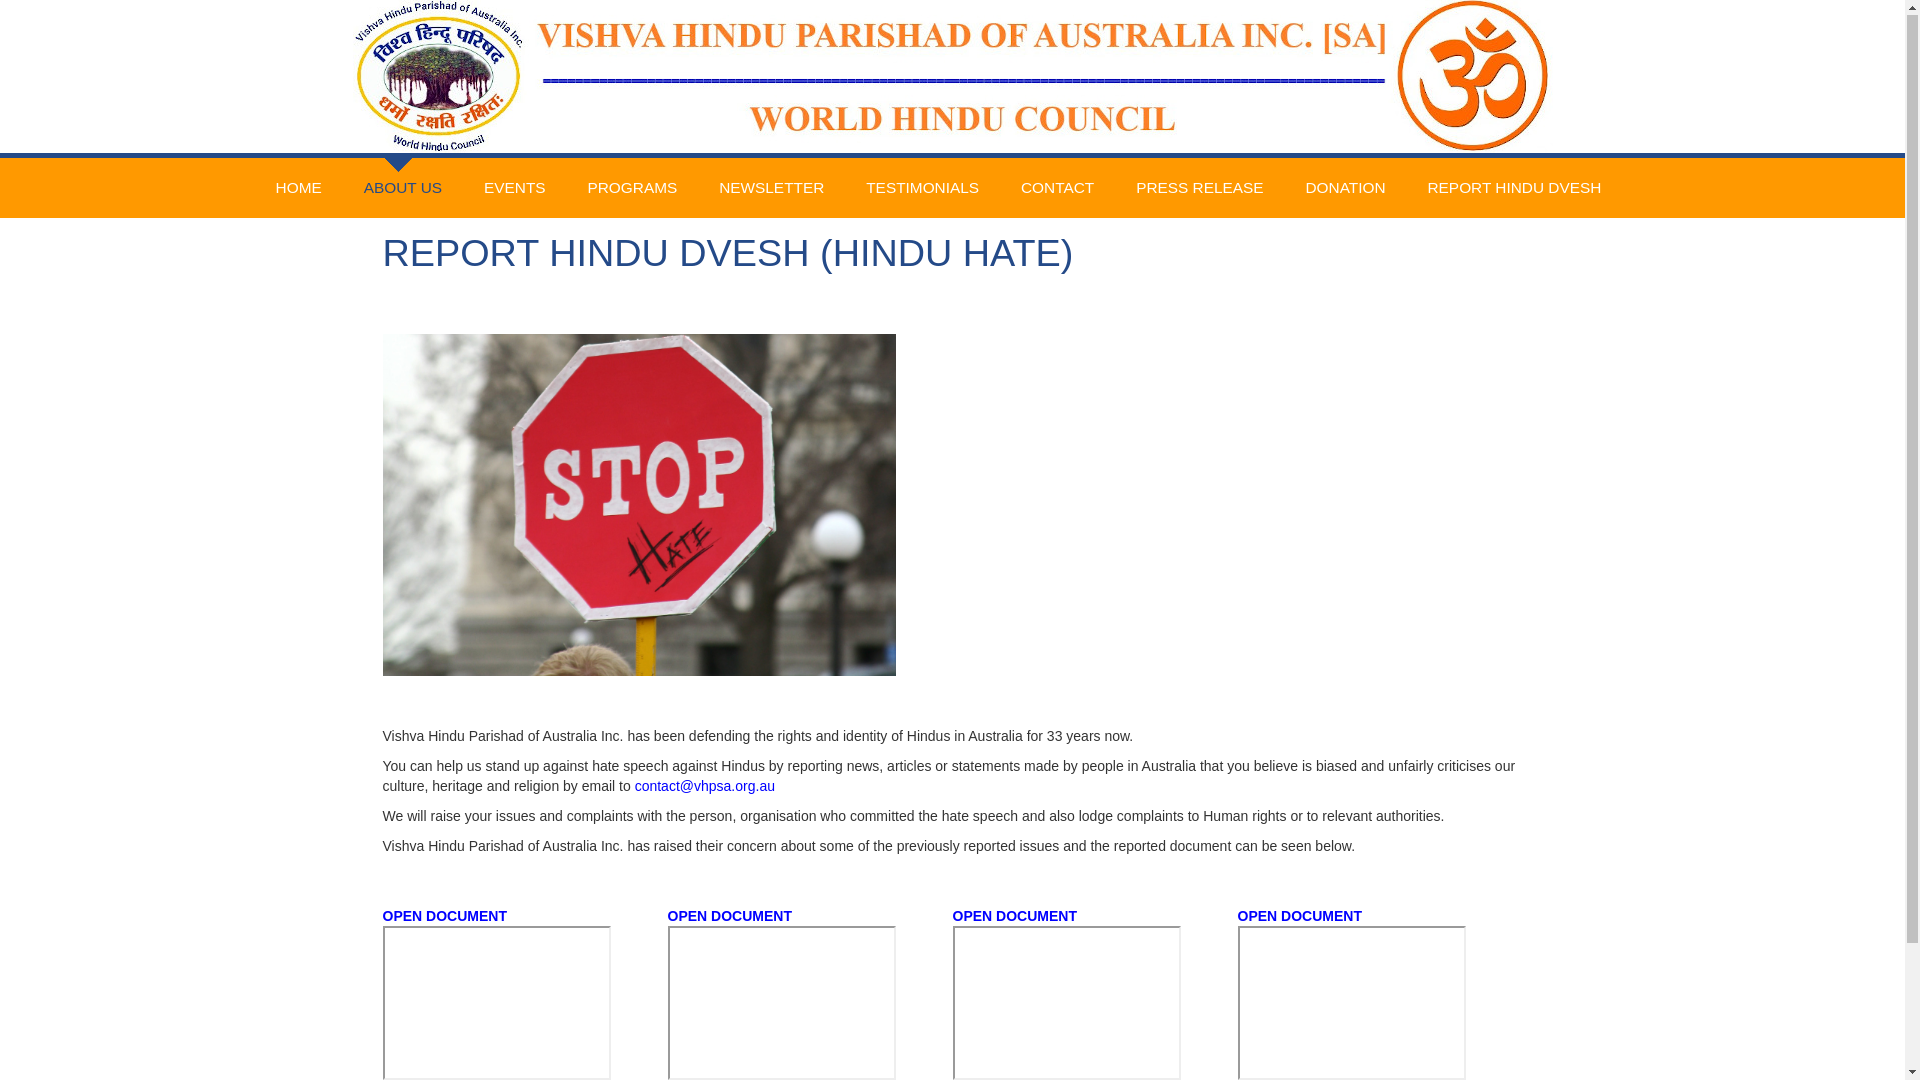 Image resolution: width=1920 pixels, height=1080 pixels. Describe the element at coordinates (770, 189) in the screenshot. I see `'NEWSLETTER'` at that location.